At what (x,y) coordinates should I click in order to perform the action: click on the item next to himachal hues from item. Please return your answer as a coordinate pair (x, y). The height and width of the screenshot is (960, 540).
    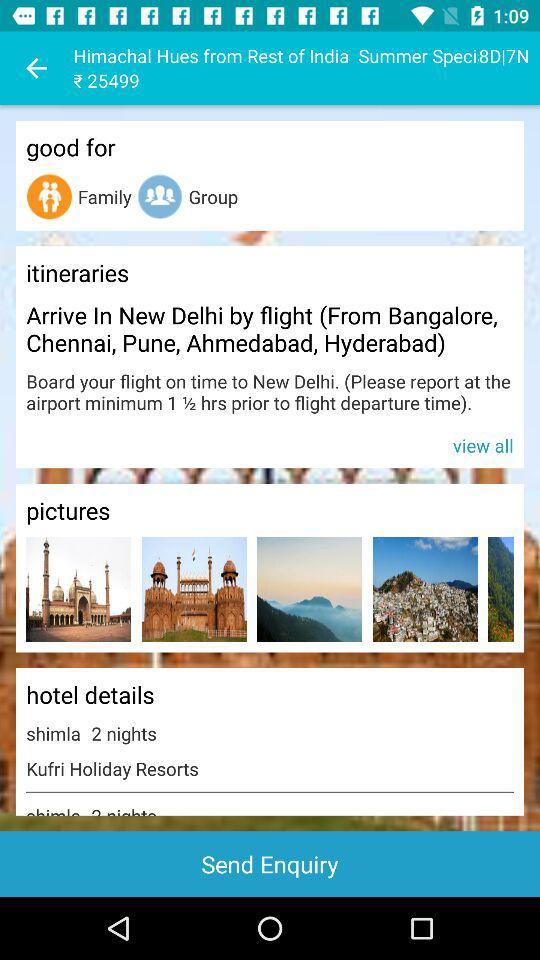
    Looking at the image, I should click on (36, 68).